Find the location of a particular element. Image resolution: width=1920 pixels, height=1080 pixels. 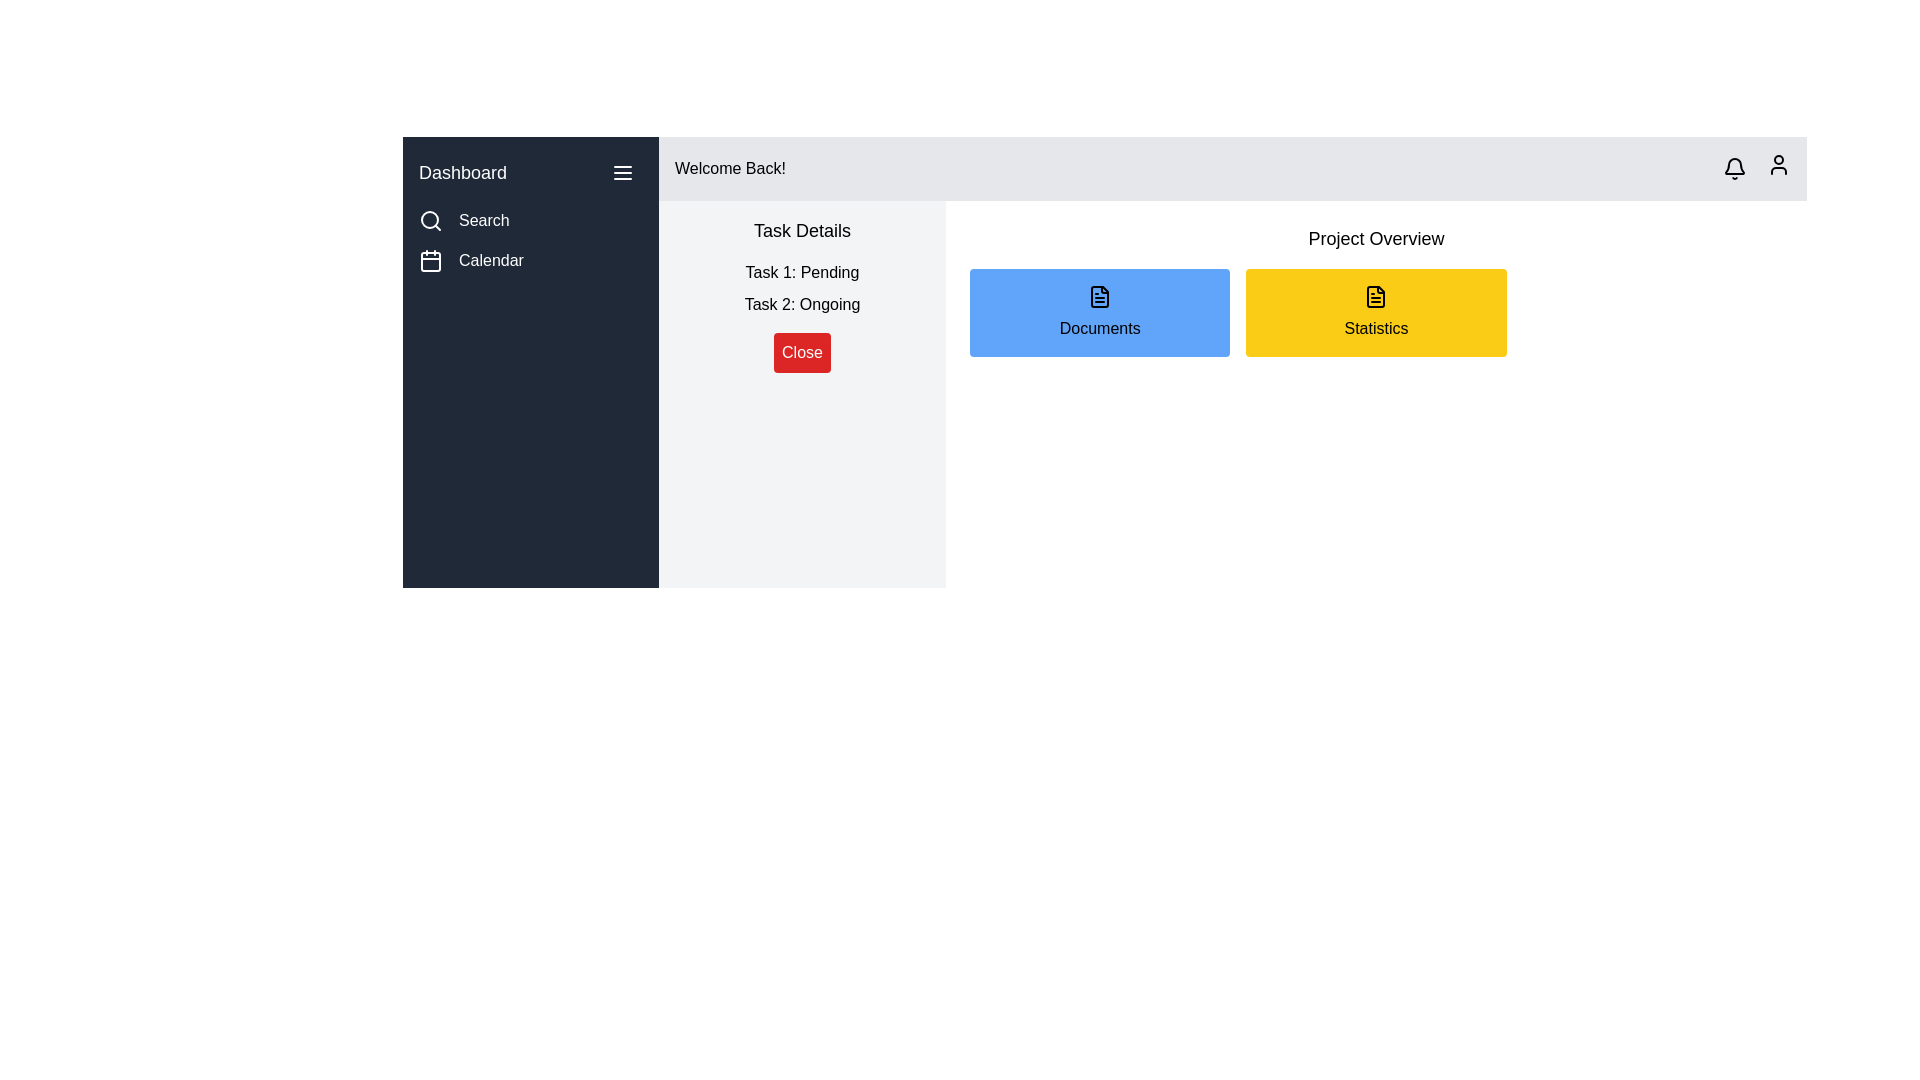

the menu icon located in the top-left corner of the interface is located at coordinates (622, 172).